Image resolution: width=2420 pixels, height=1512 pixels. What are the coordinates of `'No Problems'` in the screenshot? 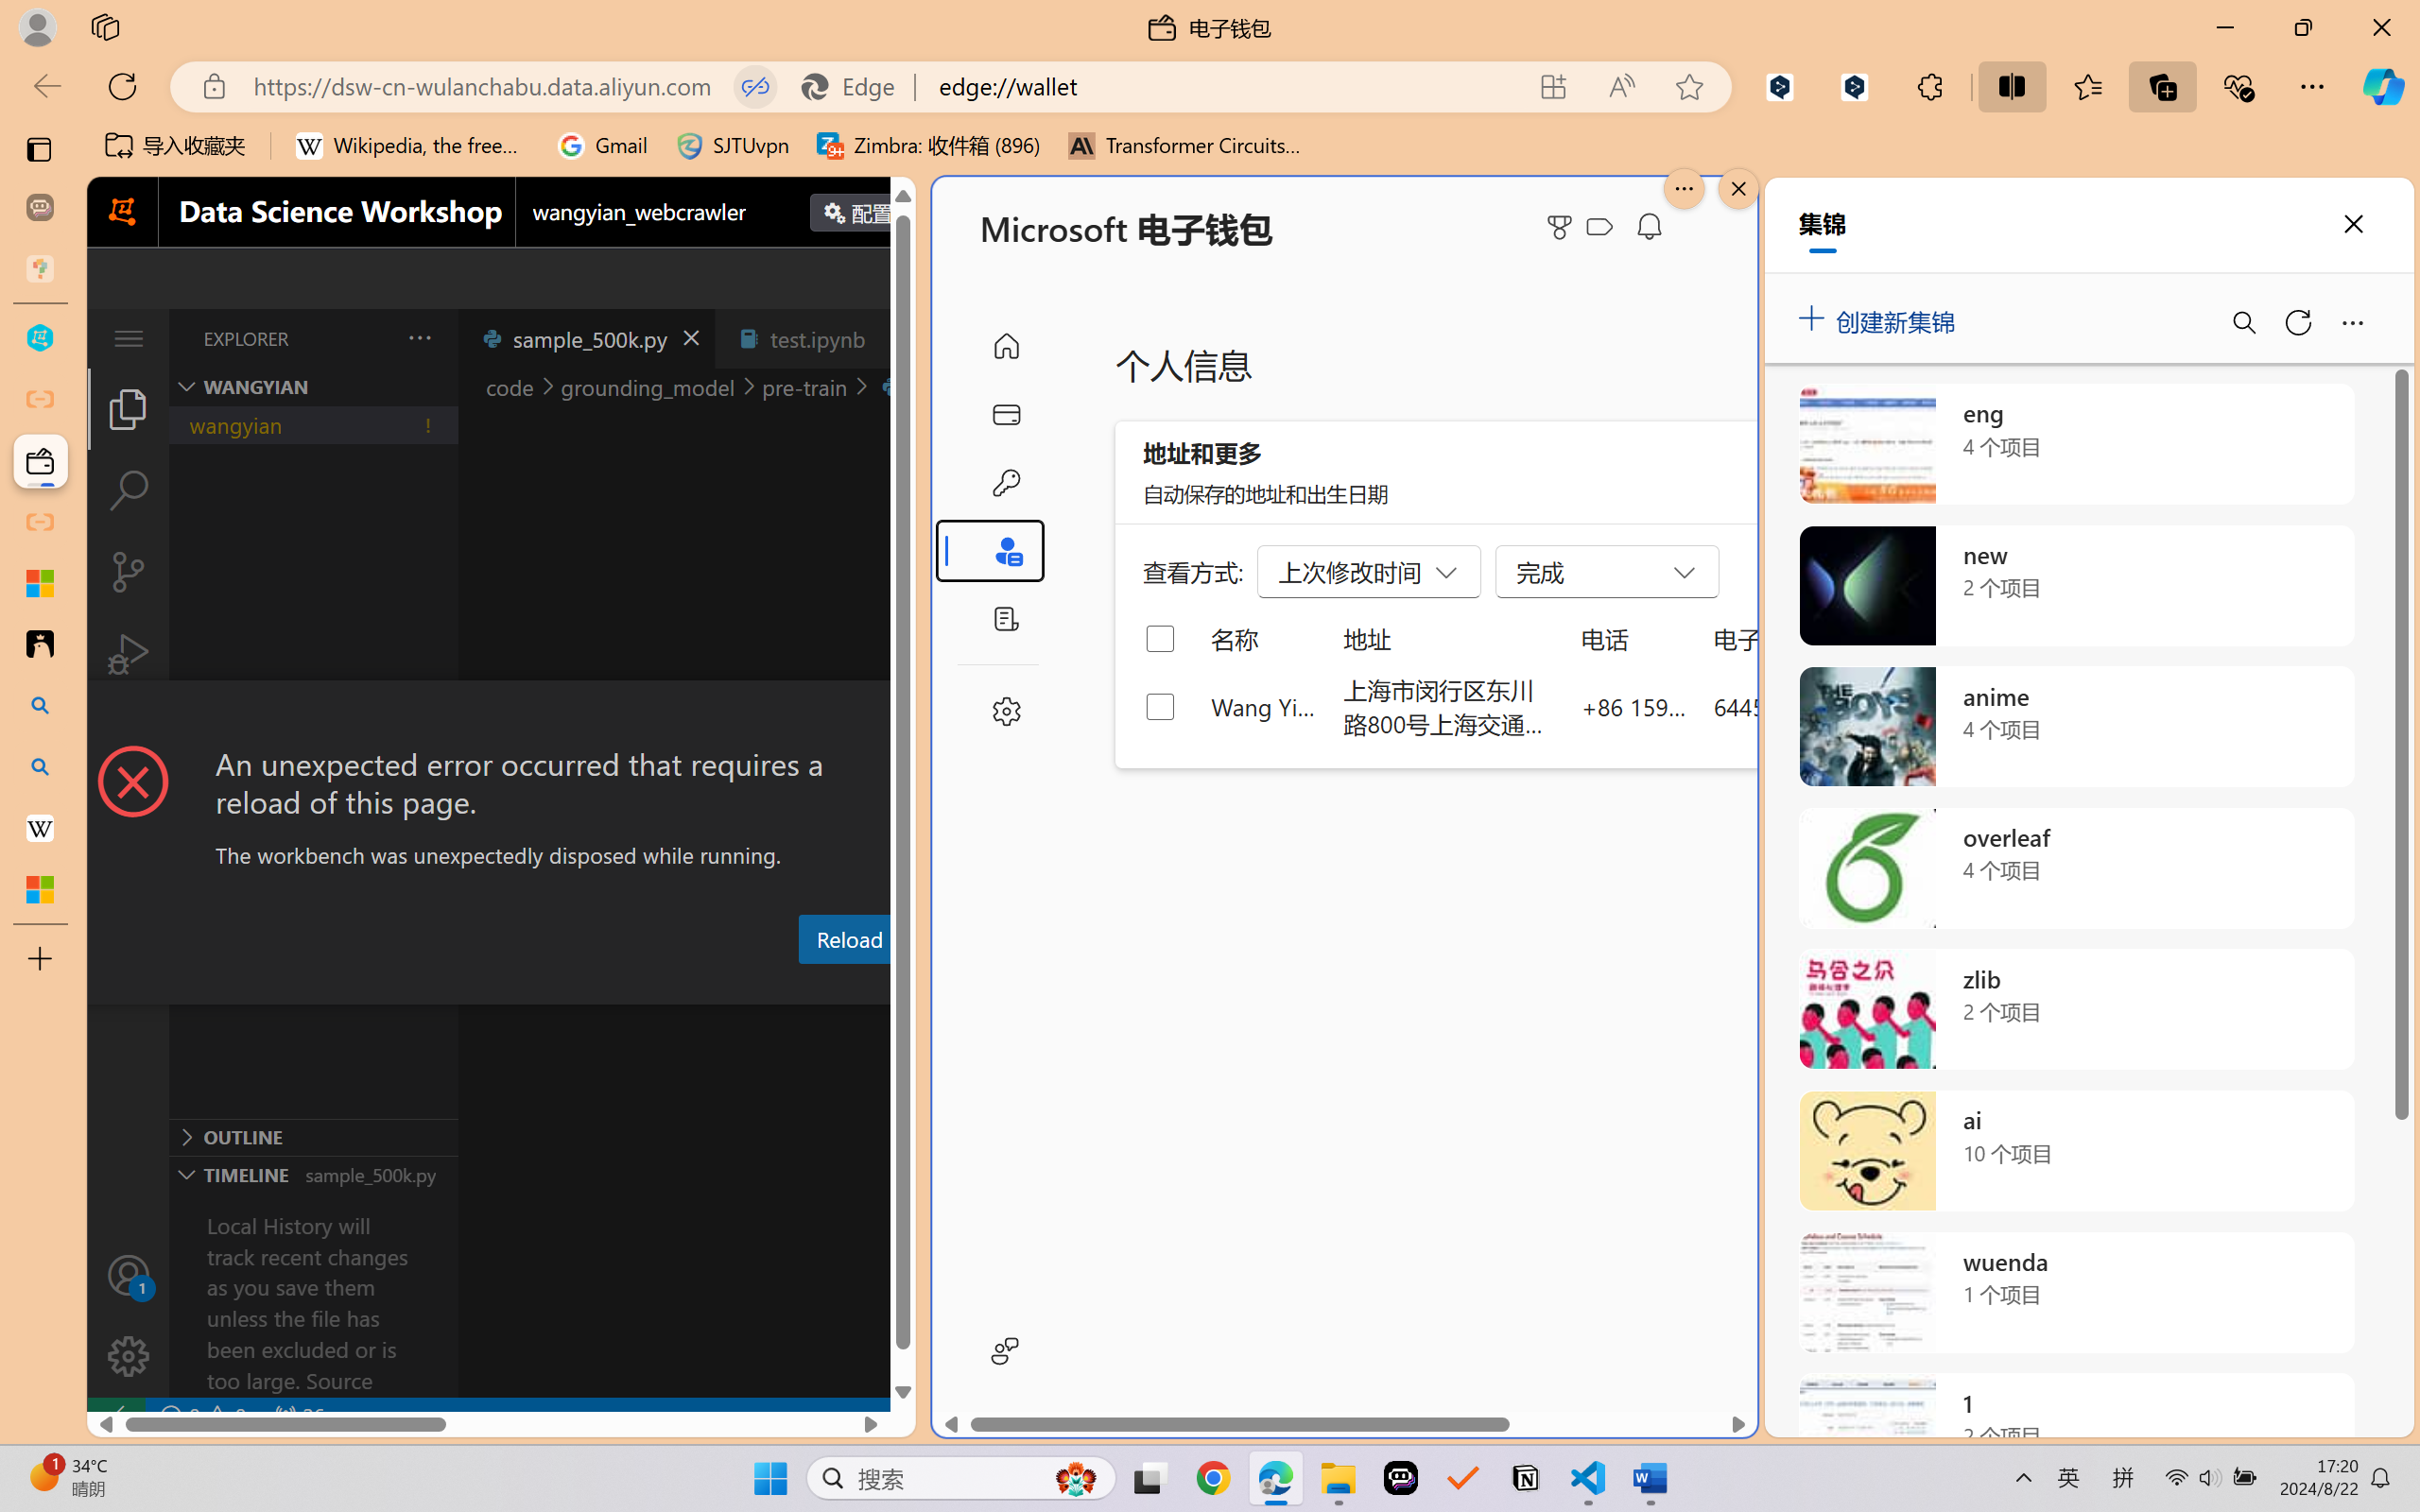 It's located at (200, 1415).